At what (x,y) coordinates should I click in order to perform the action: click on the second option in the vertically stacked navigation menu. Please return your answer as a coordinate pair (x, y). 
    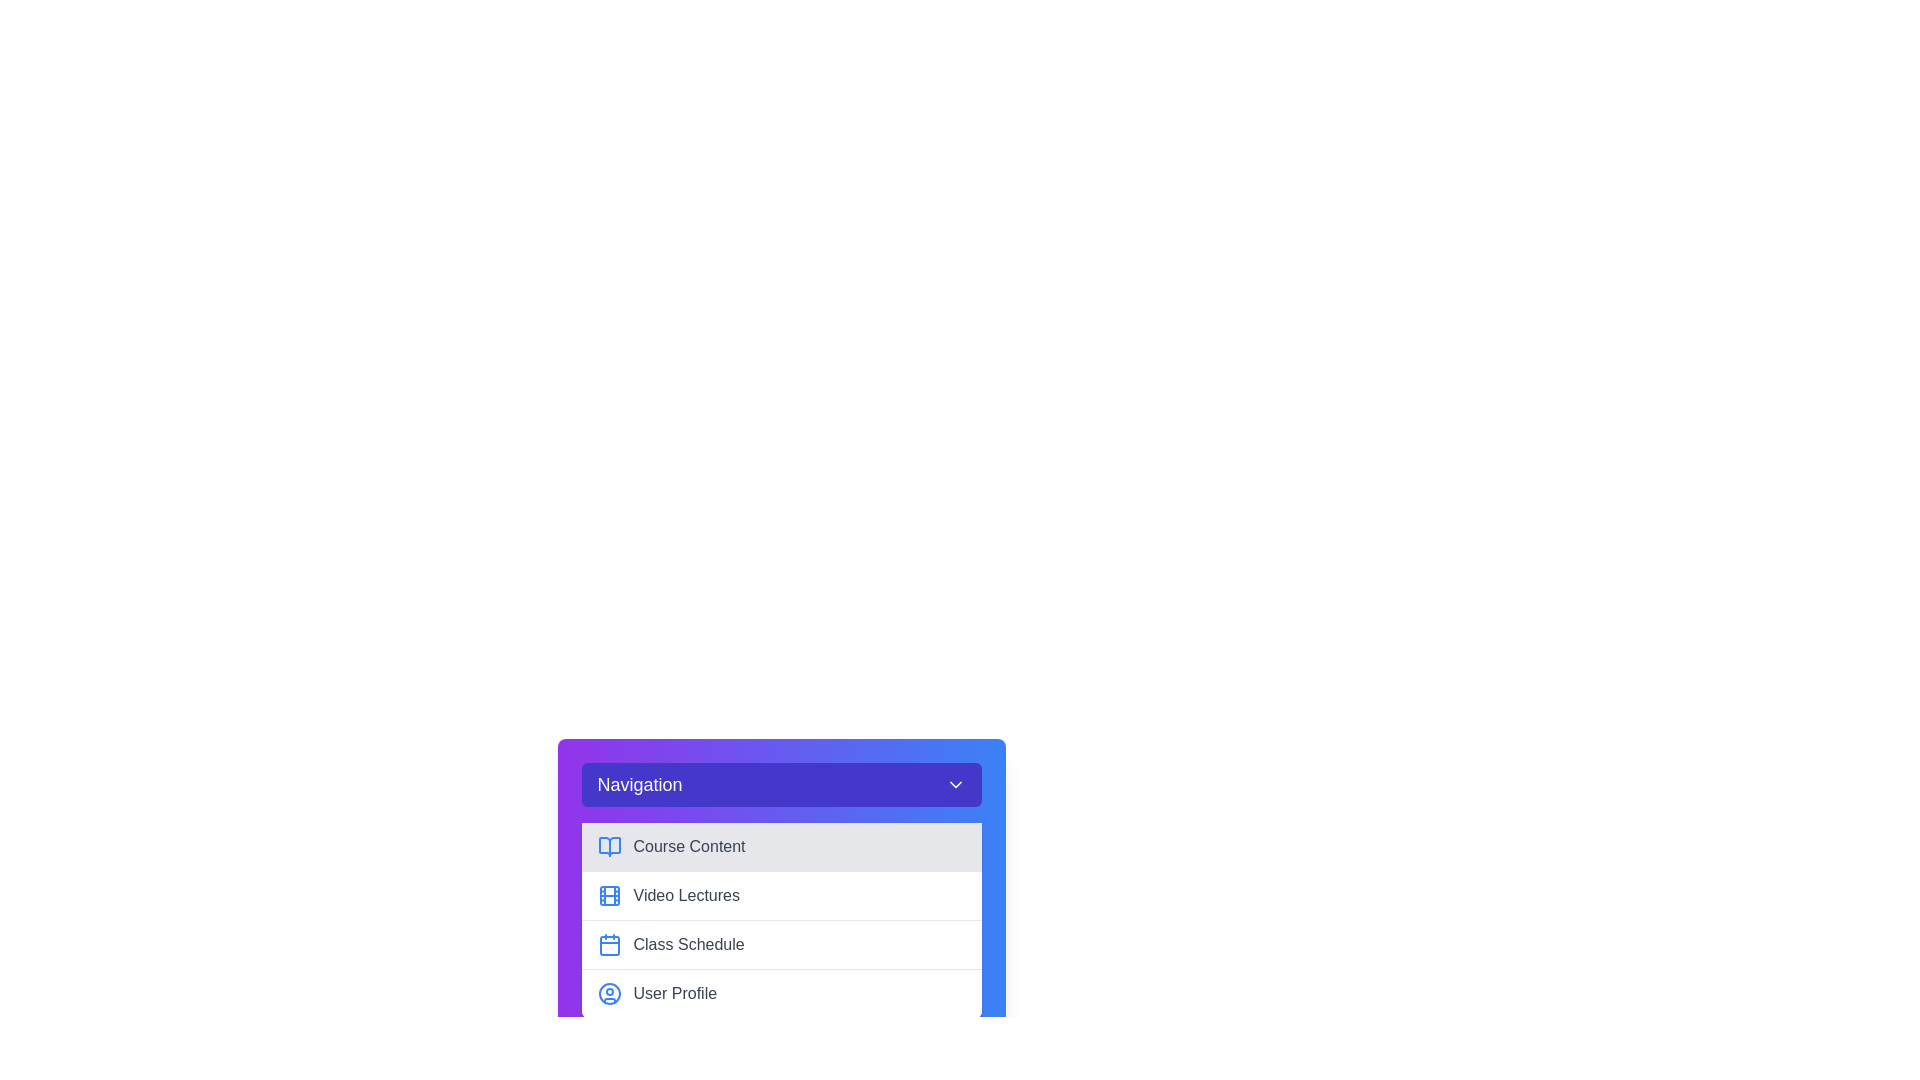
    Looking at the image, I should click on (780, 894).